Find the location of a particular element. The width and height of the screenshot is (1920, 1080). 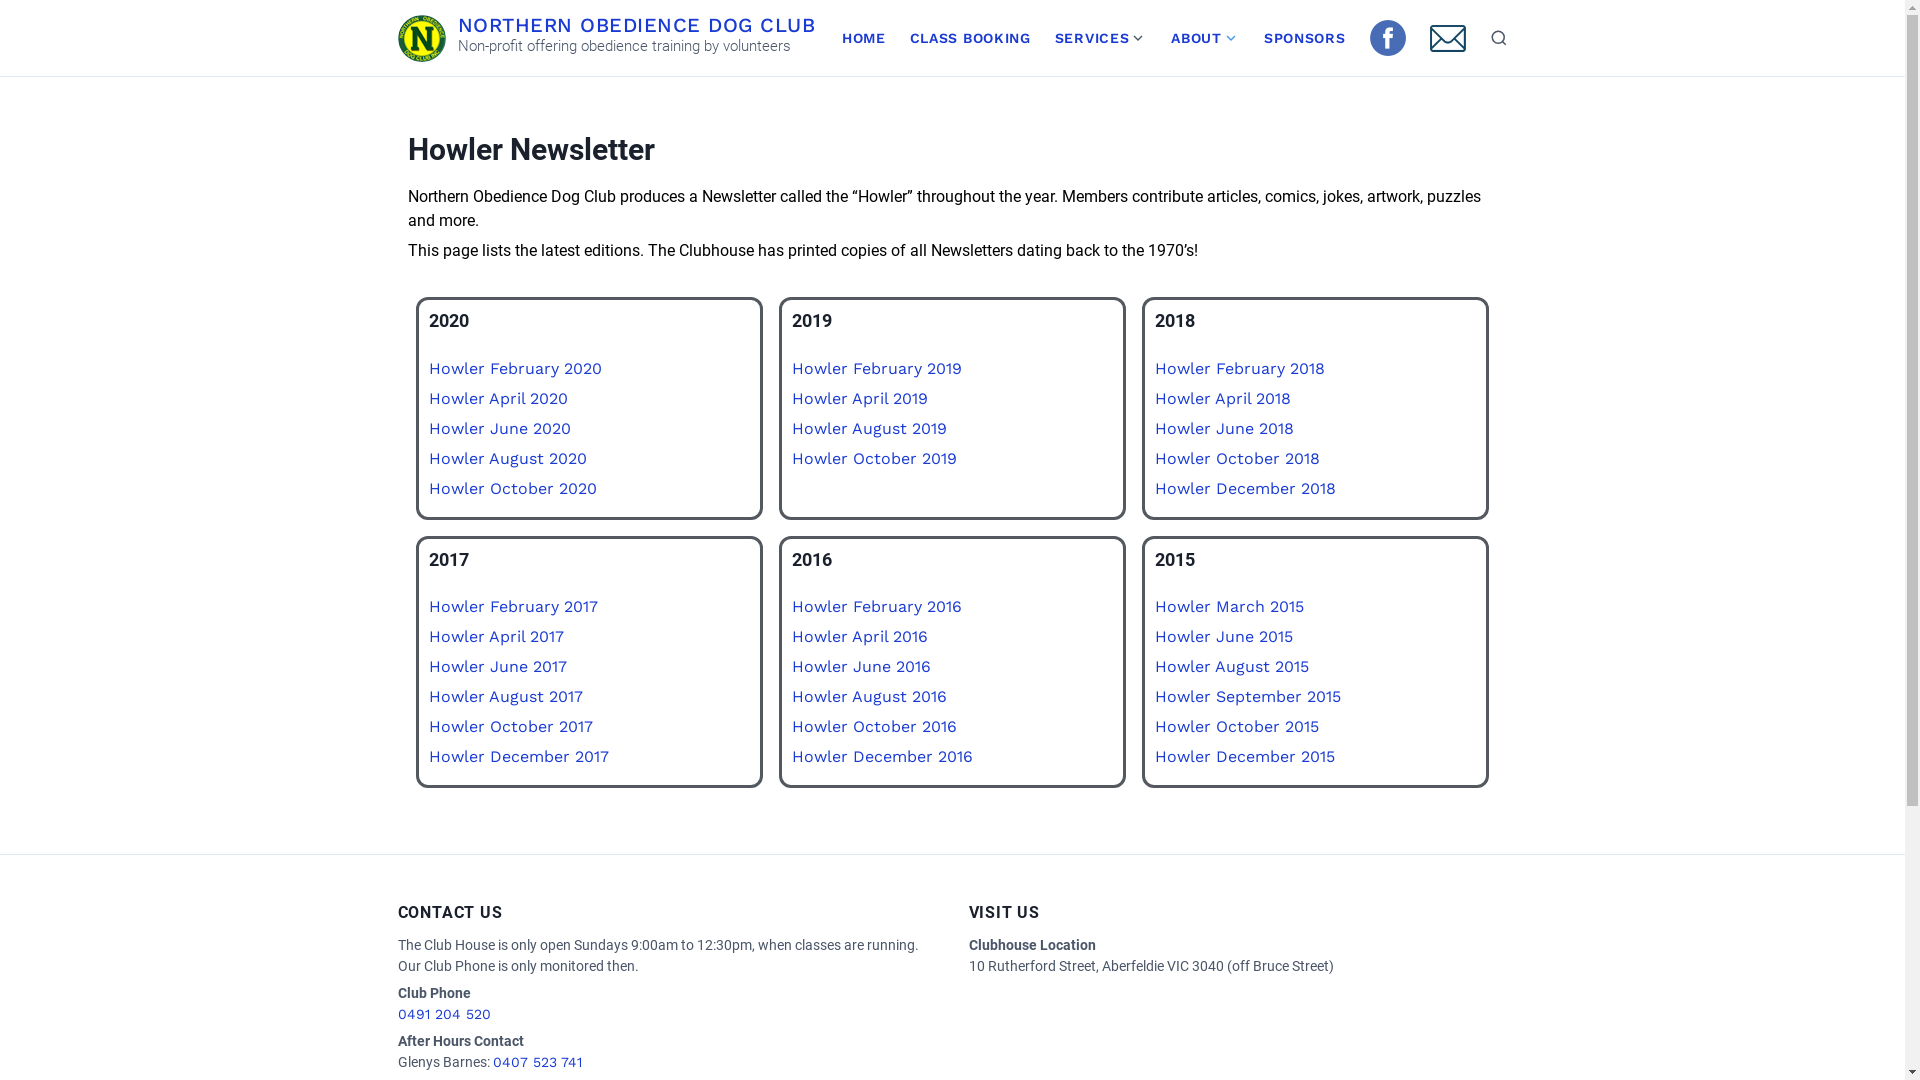

'Howler February 2017' is located at coordinates (512, 605).